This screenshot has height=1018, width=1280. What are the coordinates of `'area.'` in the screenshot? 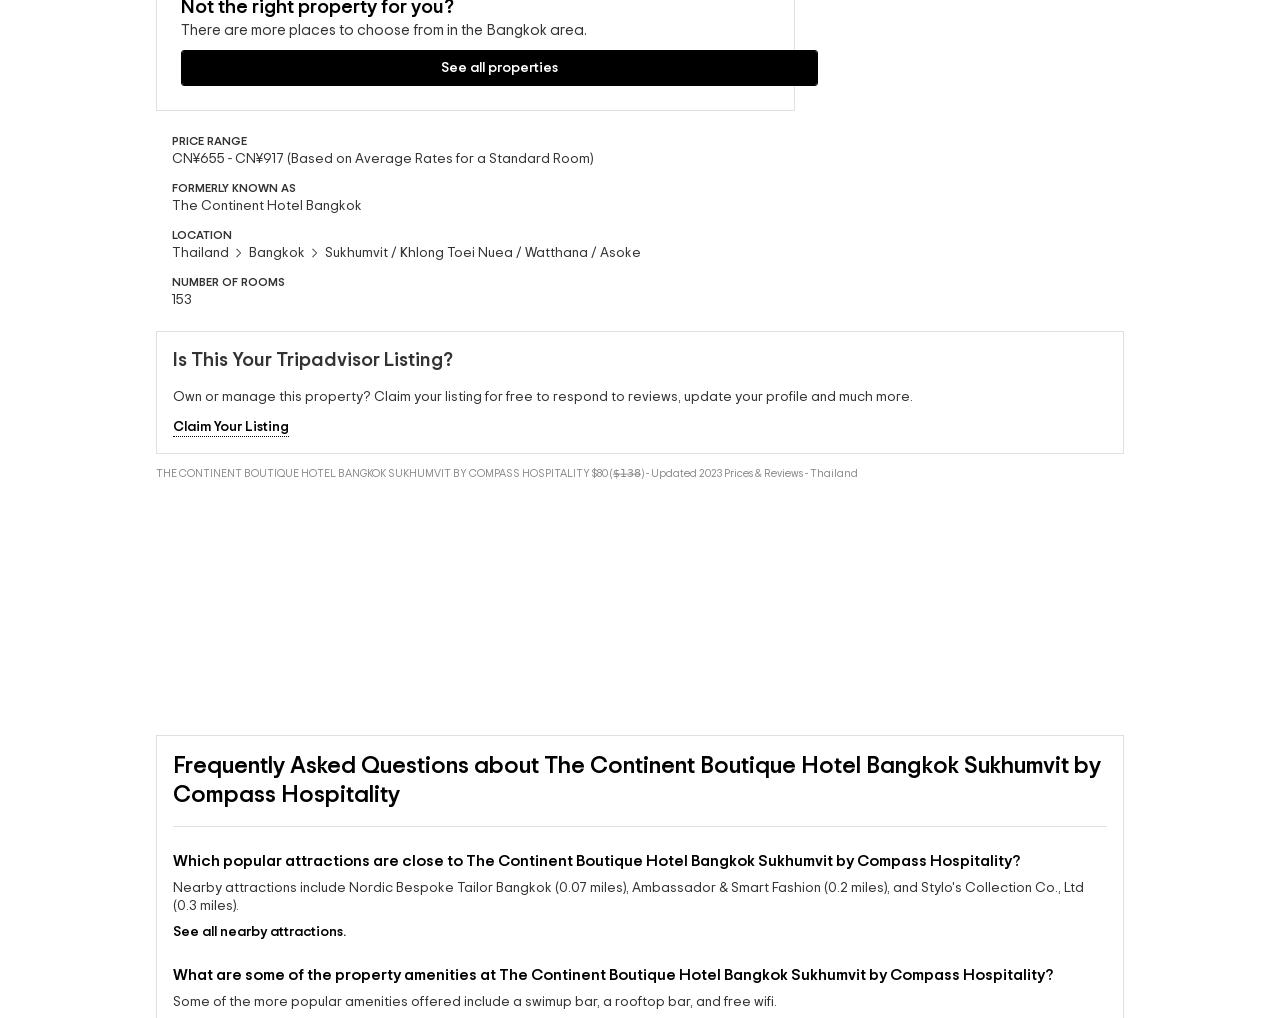 It's located at (261, 99).